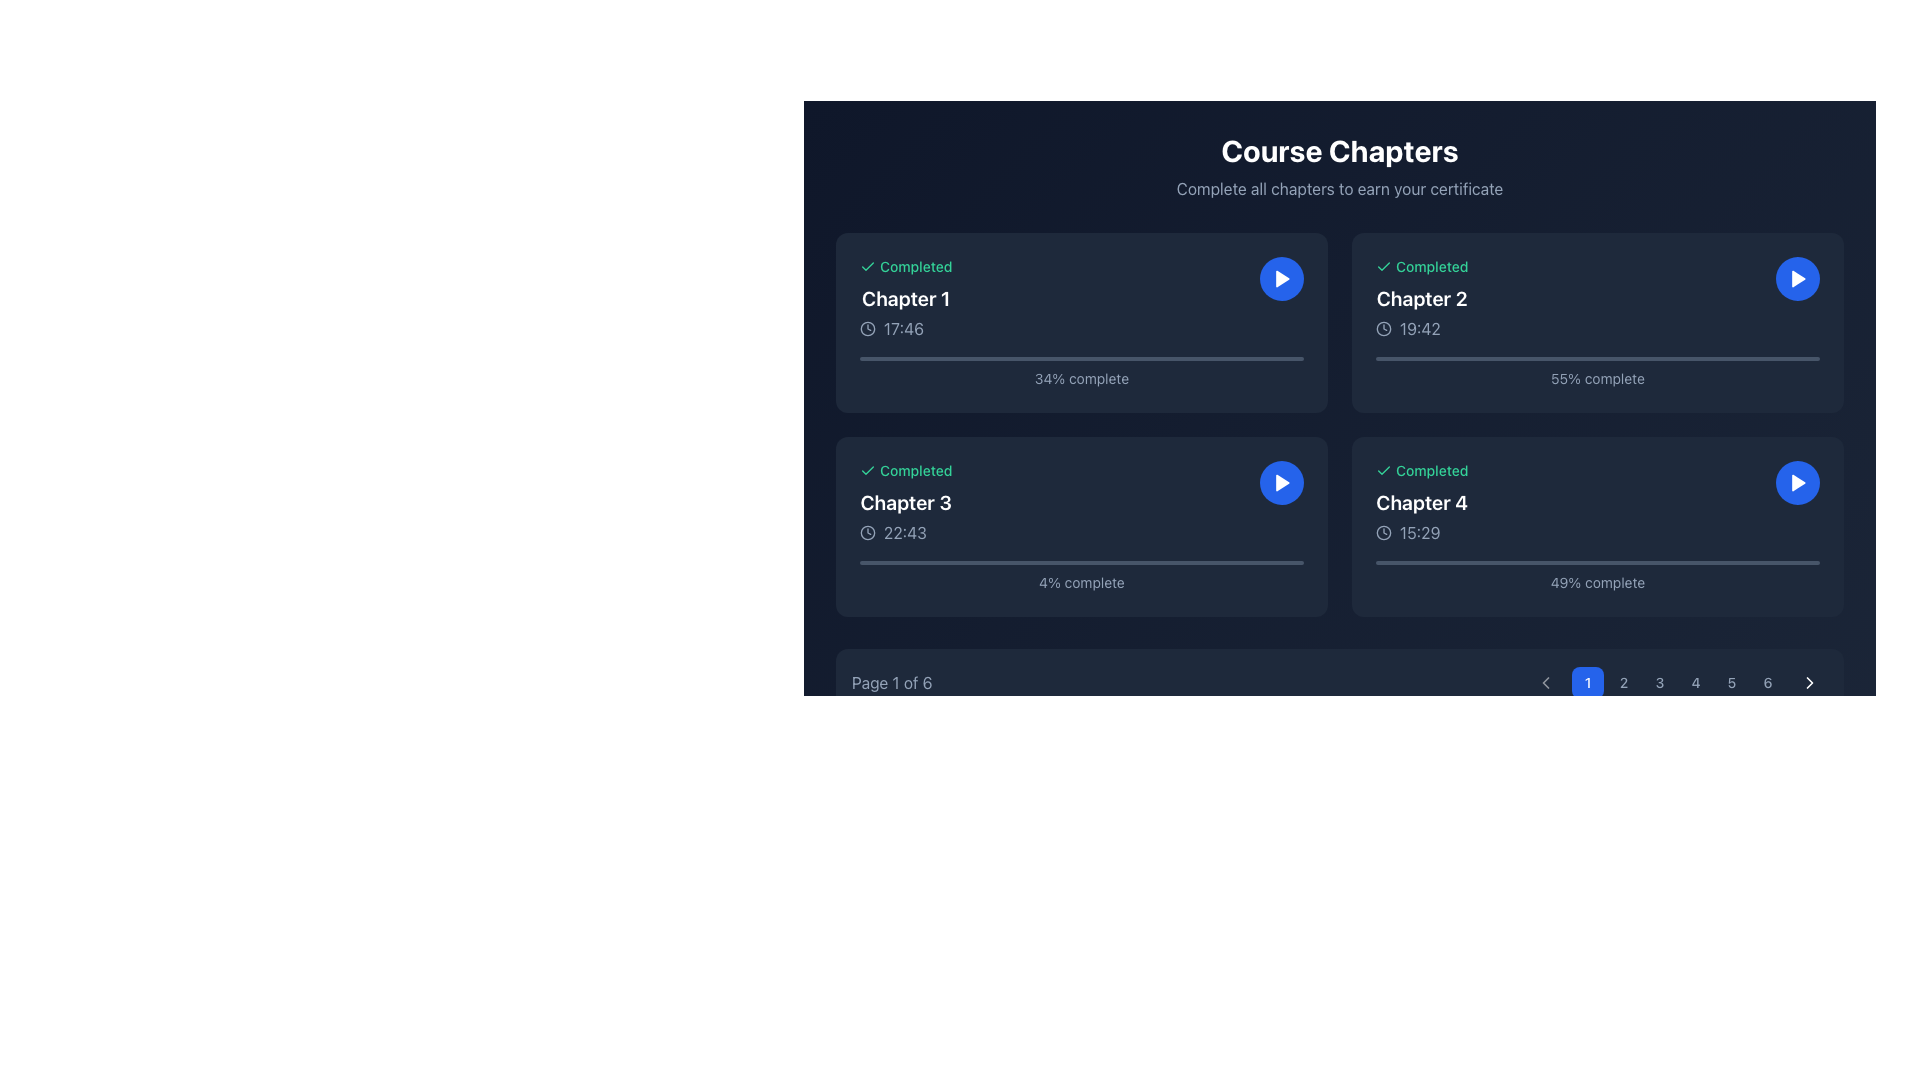 Image resolution: width=1920 pixels, height=1080 pixels. Describe the element at coordinates (868, 327) in the screenshot. I see `the clock icon located to the left of the time text '17:46' within the first chapter card under the heading 'Course Chapters'` at that location.